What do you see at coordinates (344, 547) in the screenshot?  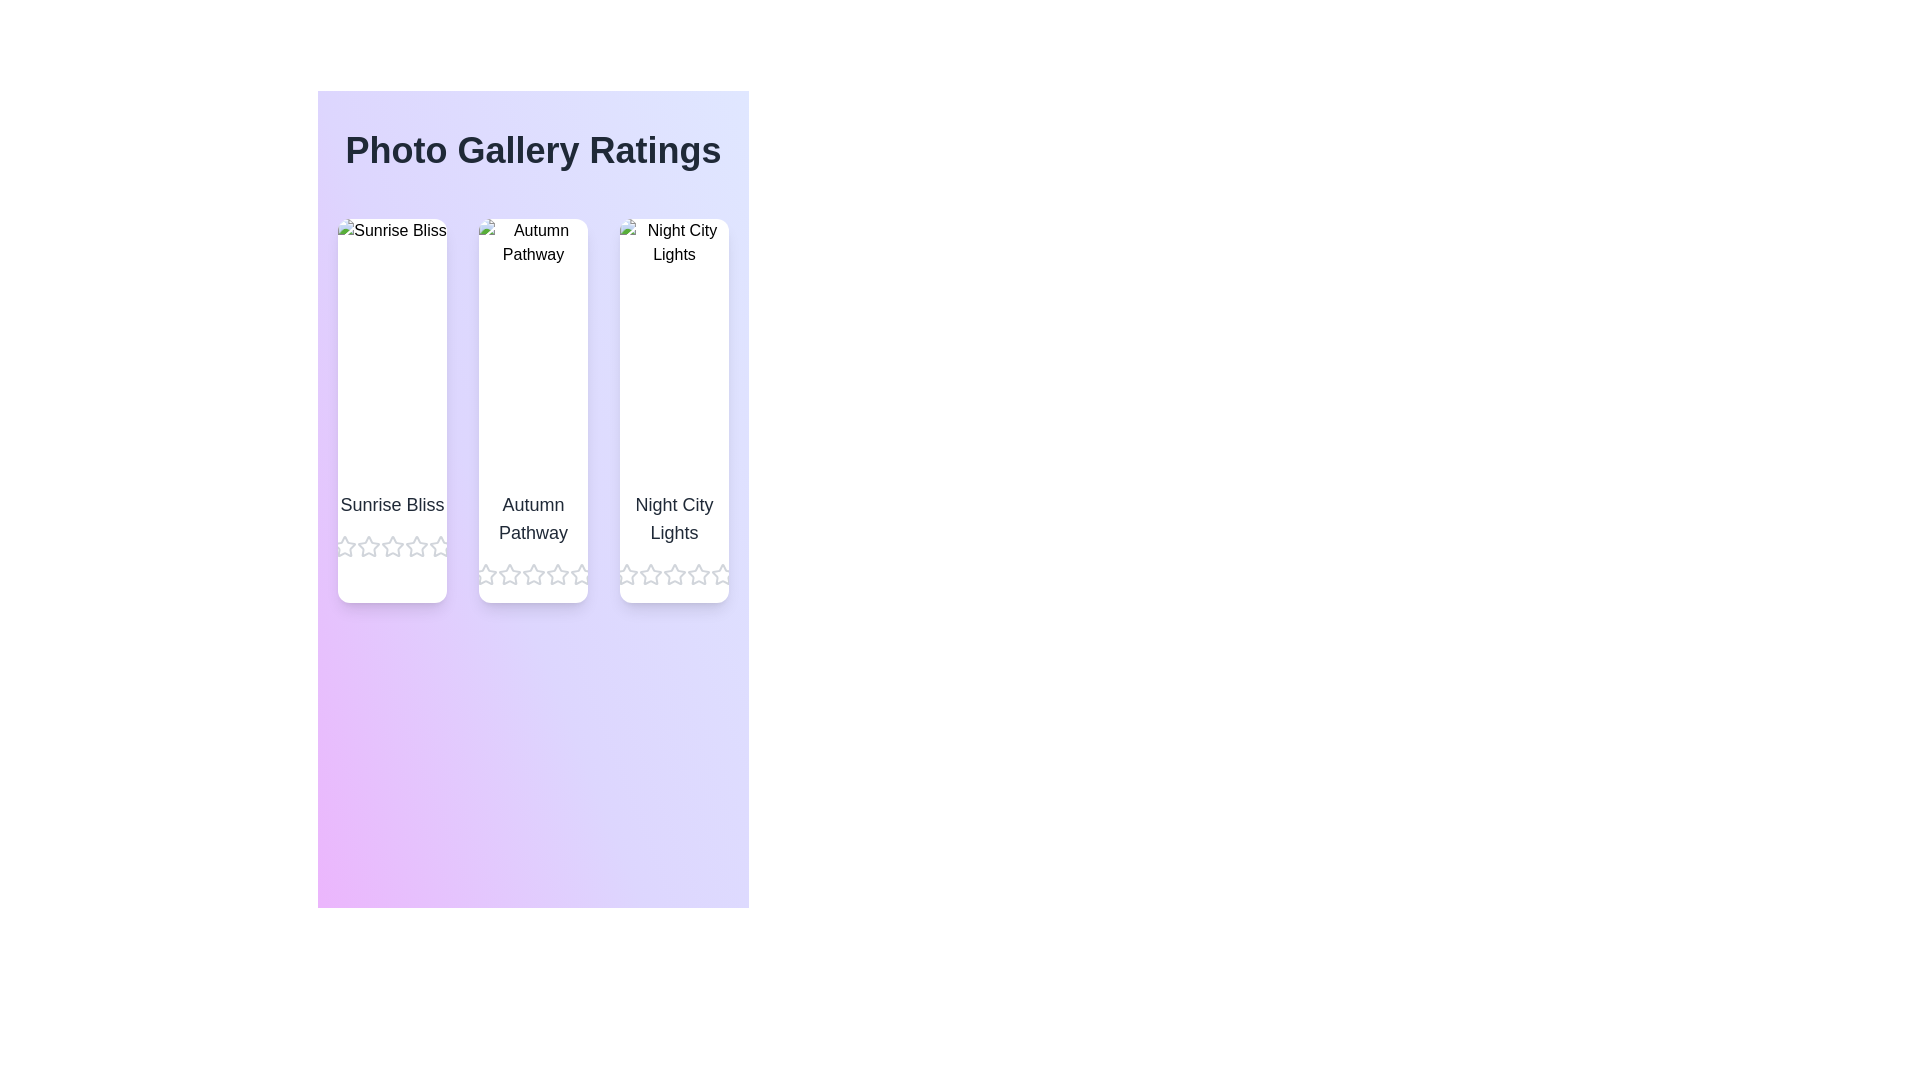 I see `the star corresponding to 1 stars for the image titled Sunrise Bliss` at bounding box center [344, 547].